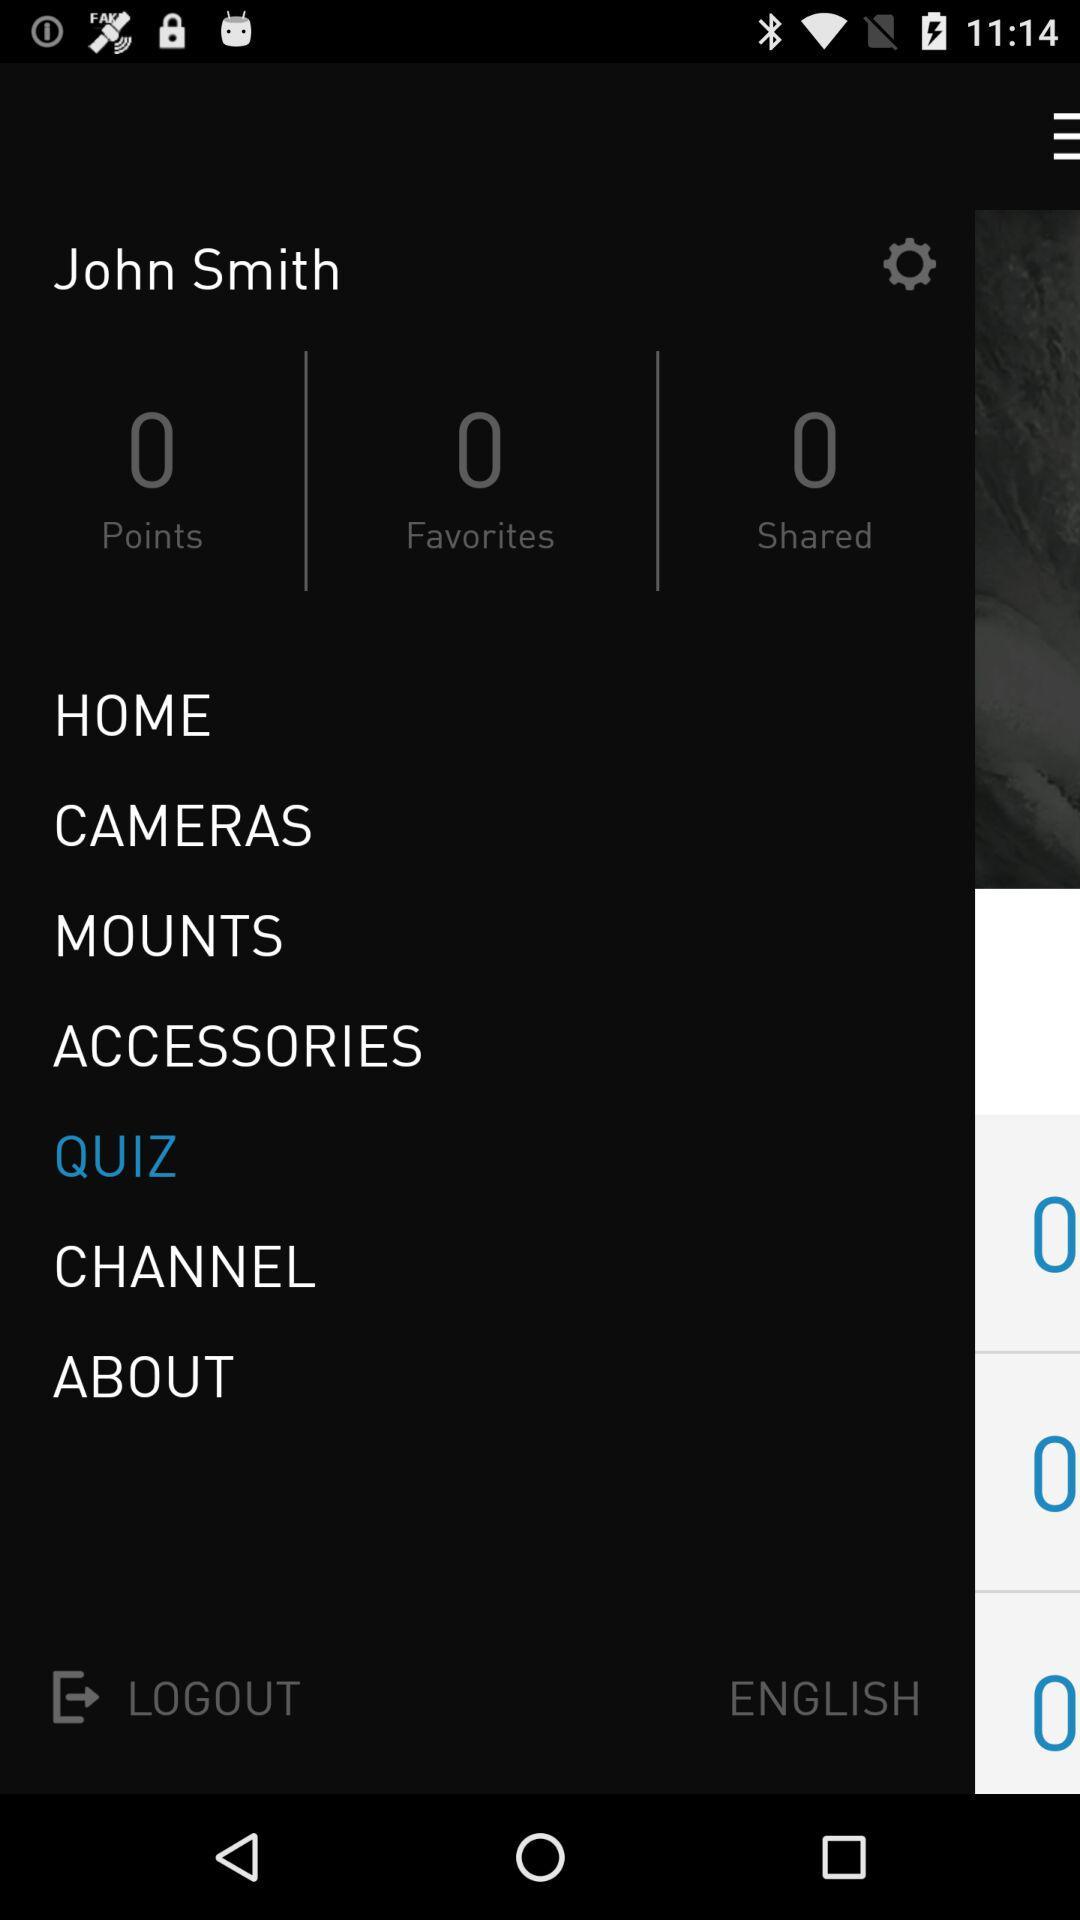  I want to click on the settings icon, so click(909, 281).